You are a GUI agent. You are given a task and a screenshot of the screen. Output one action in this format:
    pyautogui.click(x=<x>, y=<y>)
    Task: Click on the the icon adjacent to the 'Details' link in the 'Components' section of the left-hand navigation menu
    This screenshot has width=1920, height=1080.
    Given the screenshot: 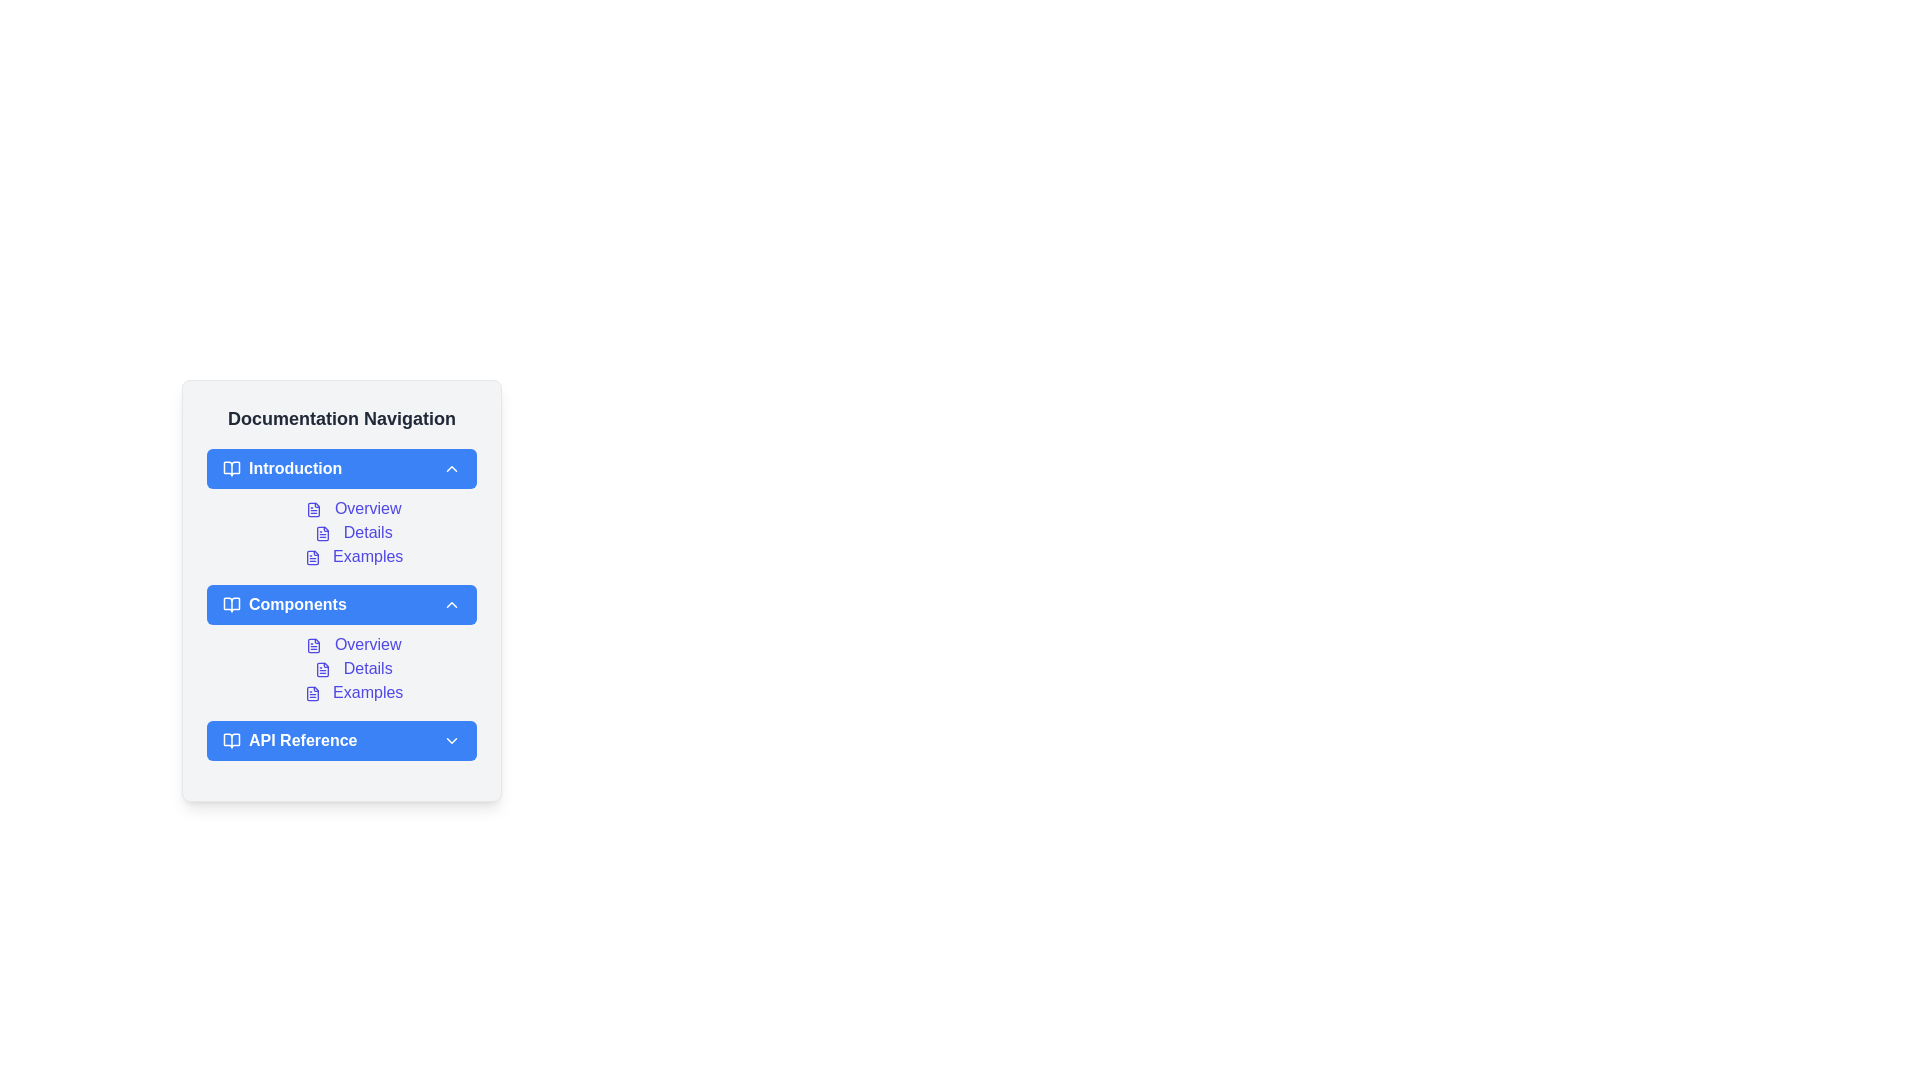 What is the action you would take?
    pyautogui.click(x=323, y=669)
    